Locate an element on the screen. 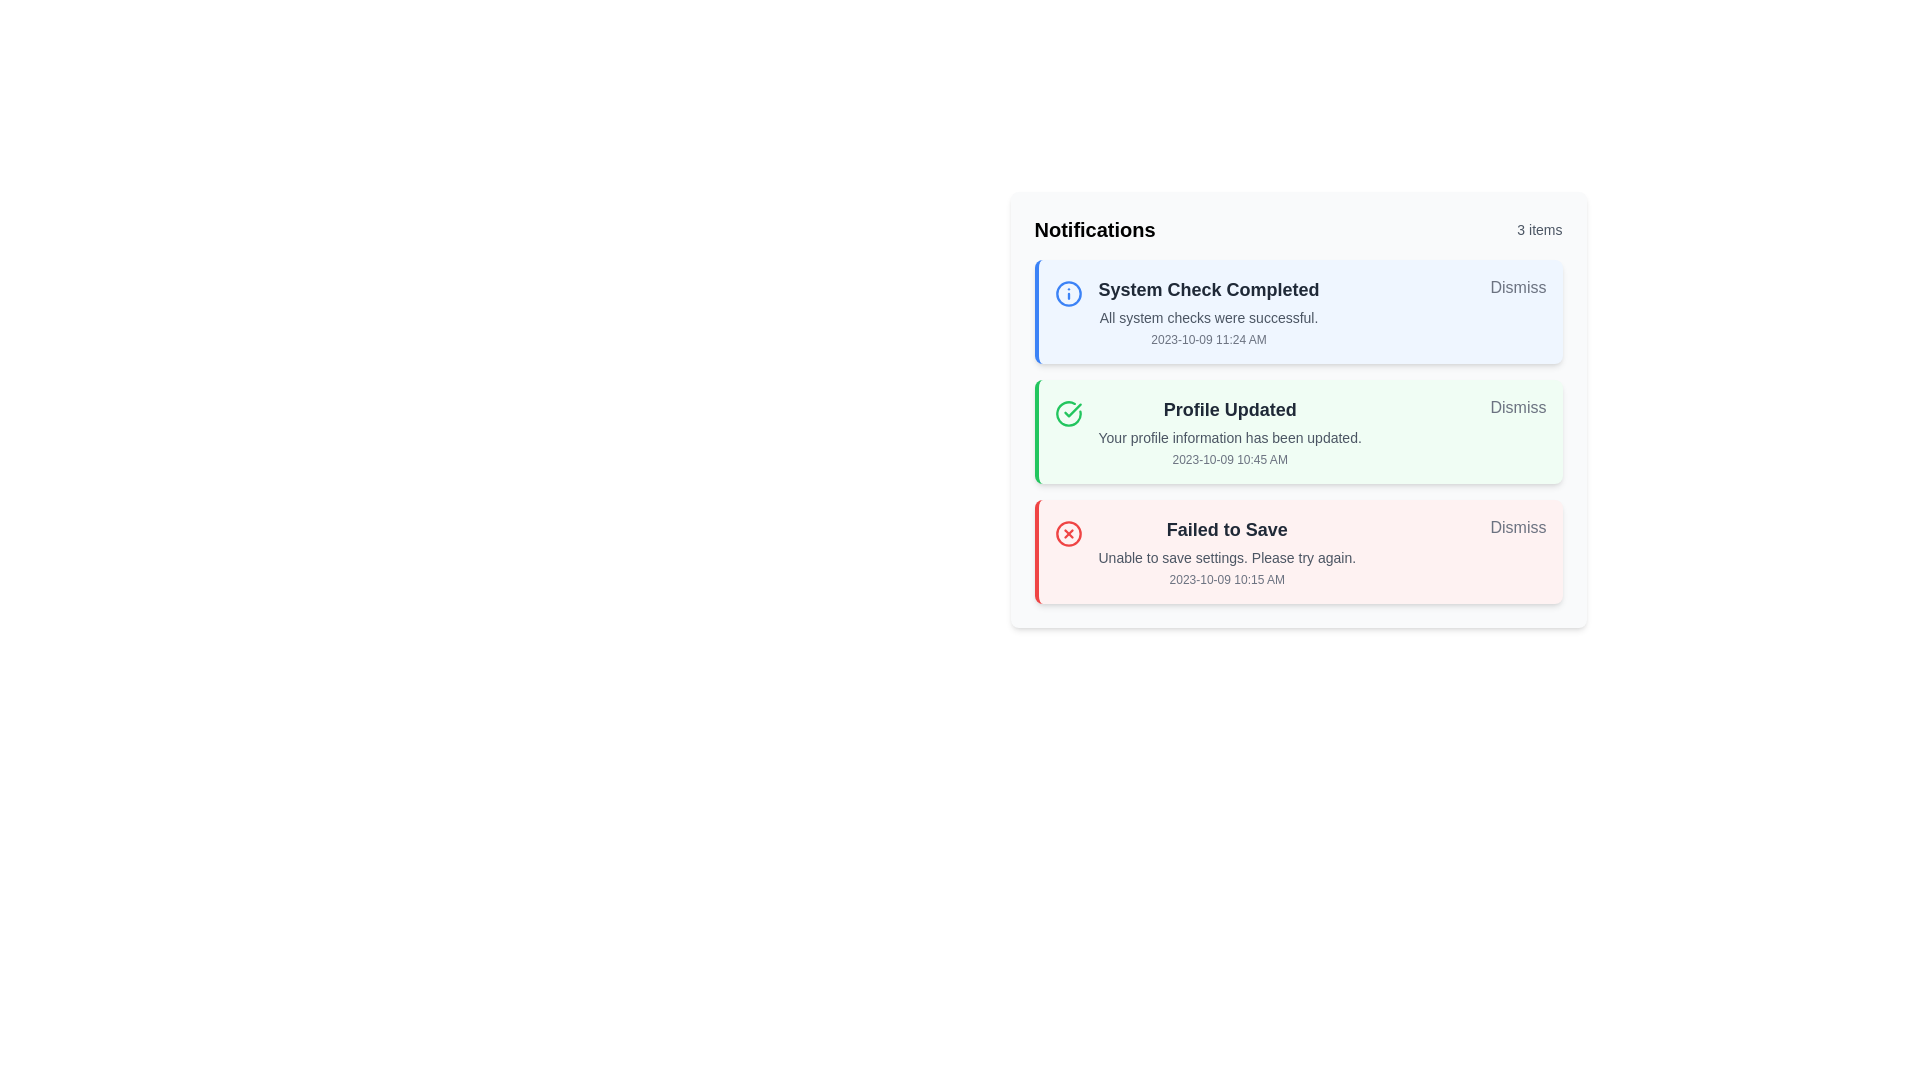 Image resolution: width=1920 pixels, height=1080 pixels. the text label element that displays the time and date of the 'Profile Updated' notification, located at the bottom of the notification card is located at coordinates (1229, 459).